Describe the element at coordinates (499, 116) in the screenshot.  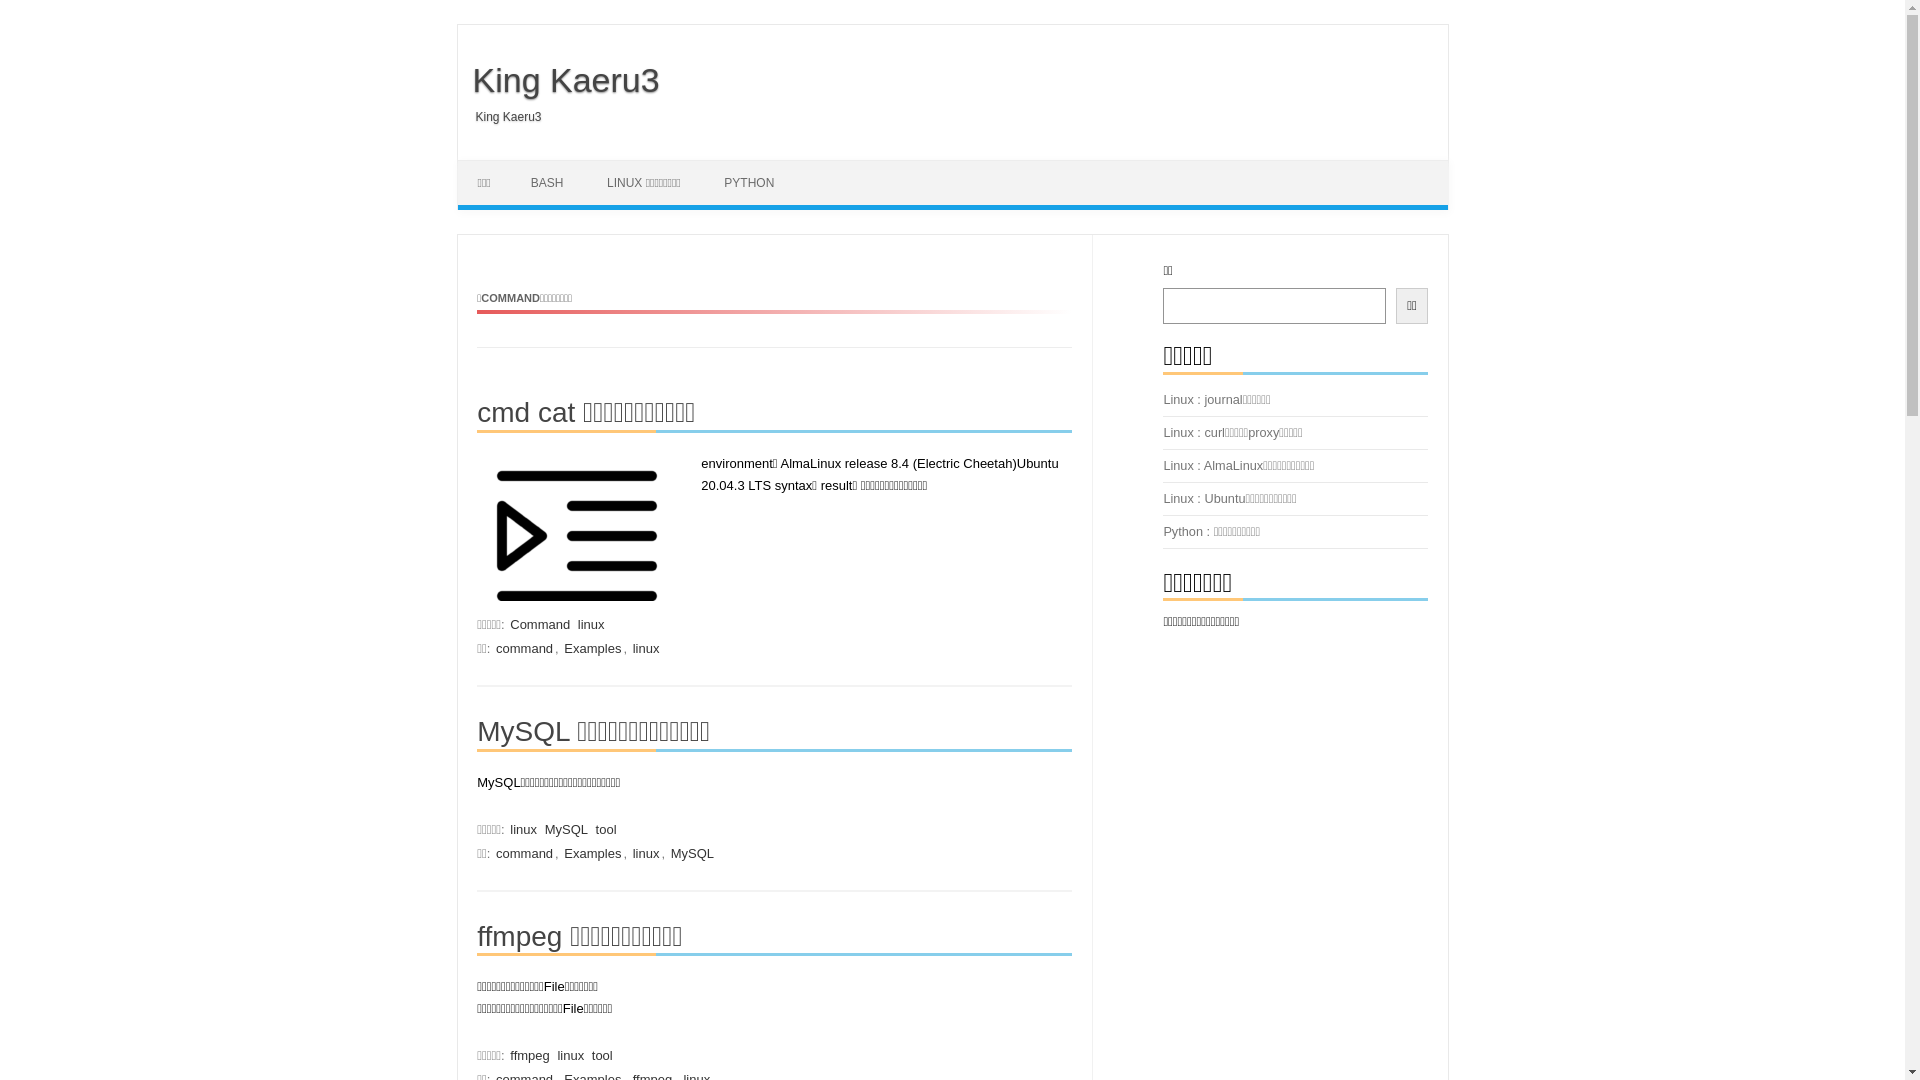
I see `'King Kaeru3'` at that location.